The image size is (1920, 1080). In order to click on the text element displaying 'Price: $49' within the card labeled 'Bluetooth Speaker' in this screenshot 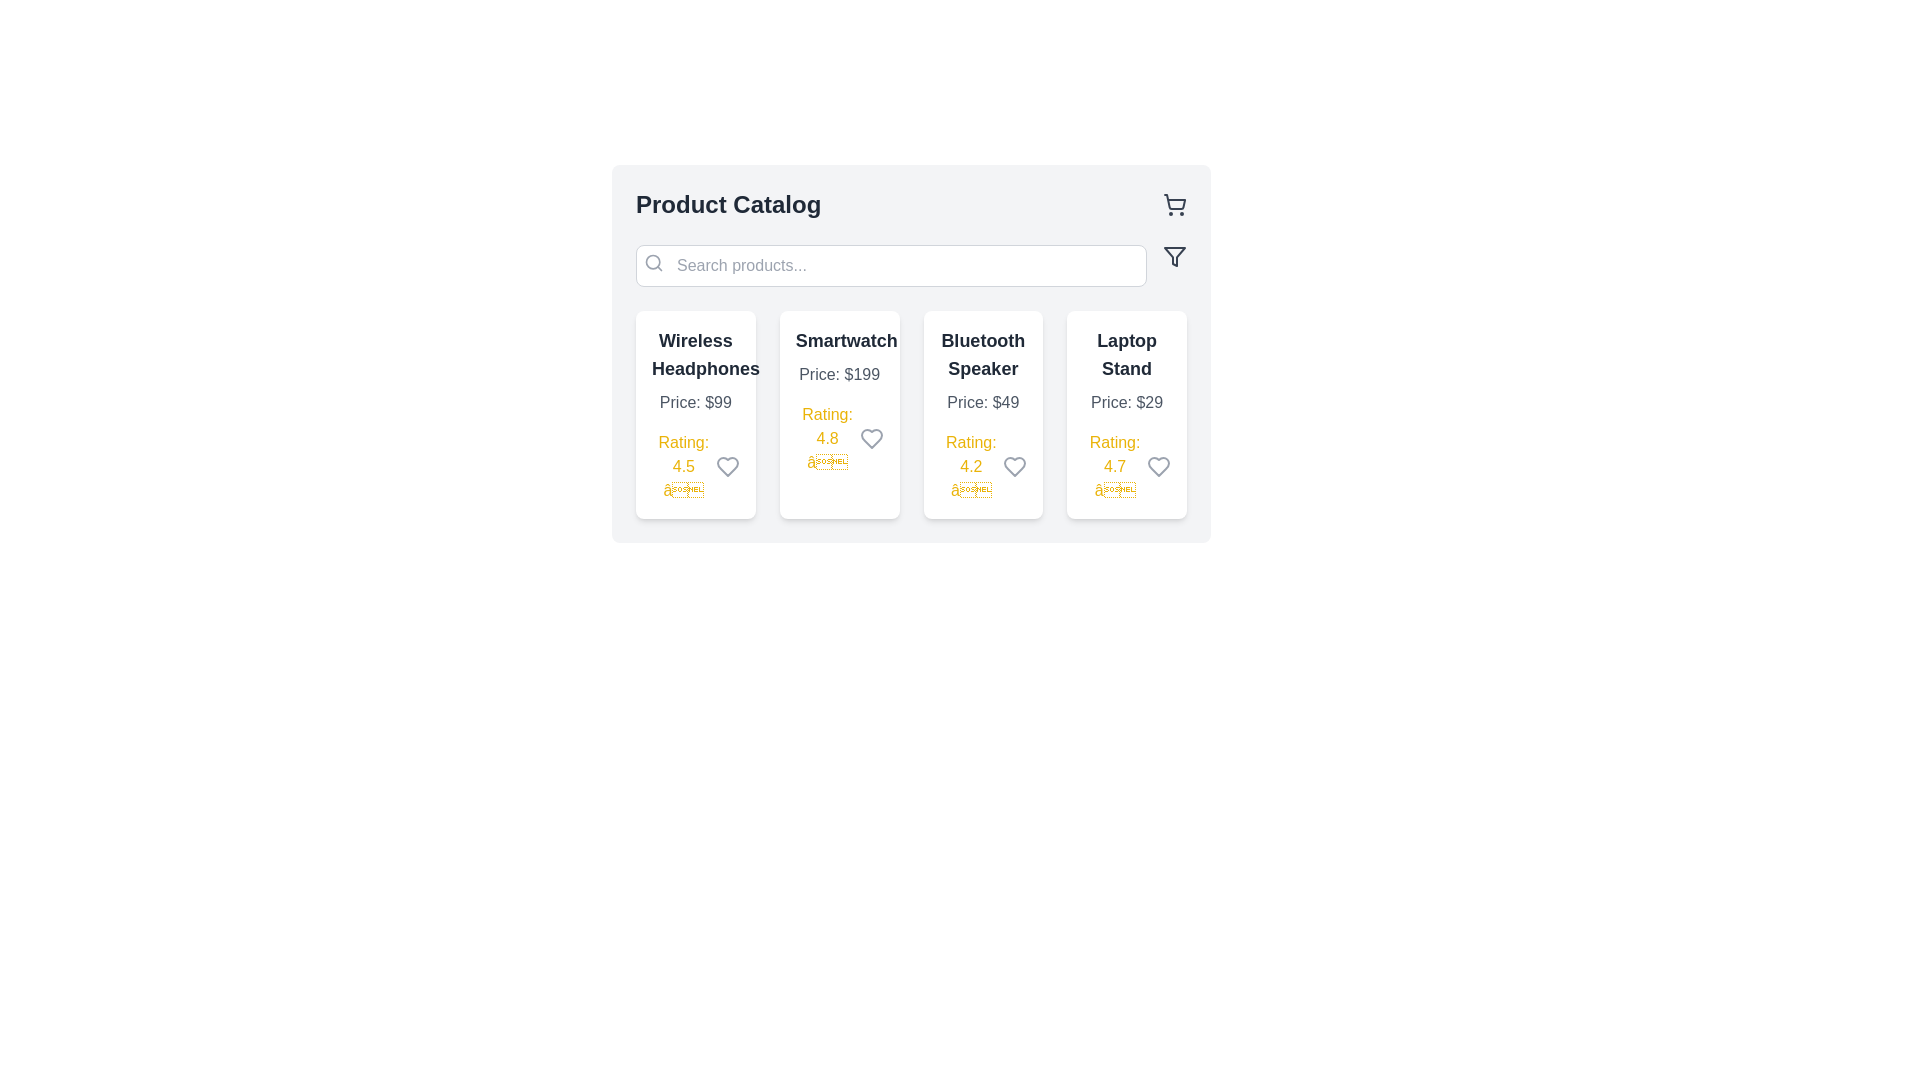, I will do `click(983, 402)`.